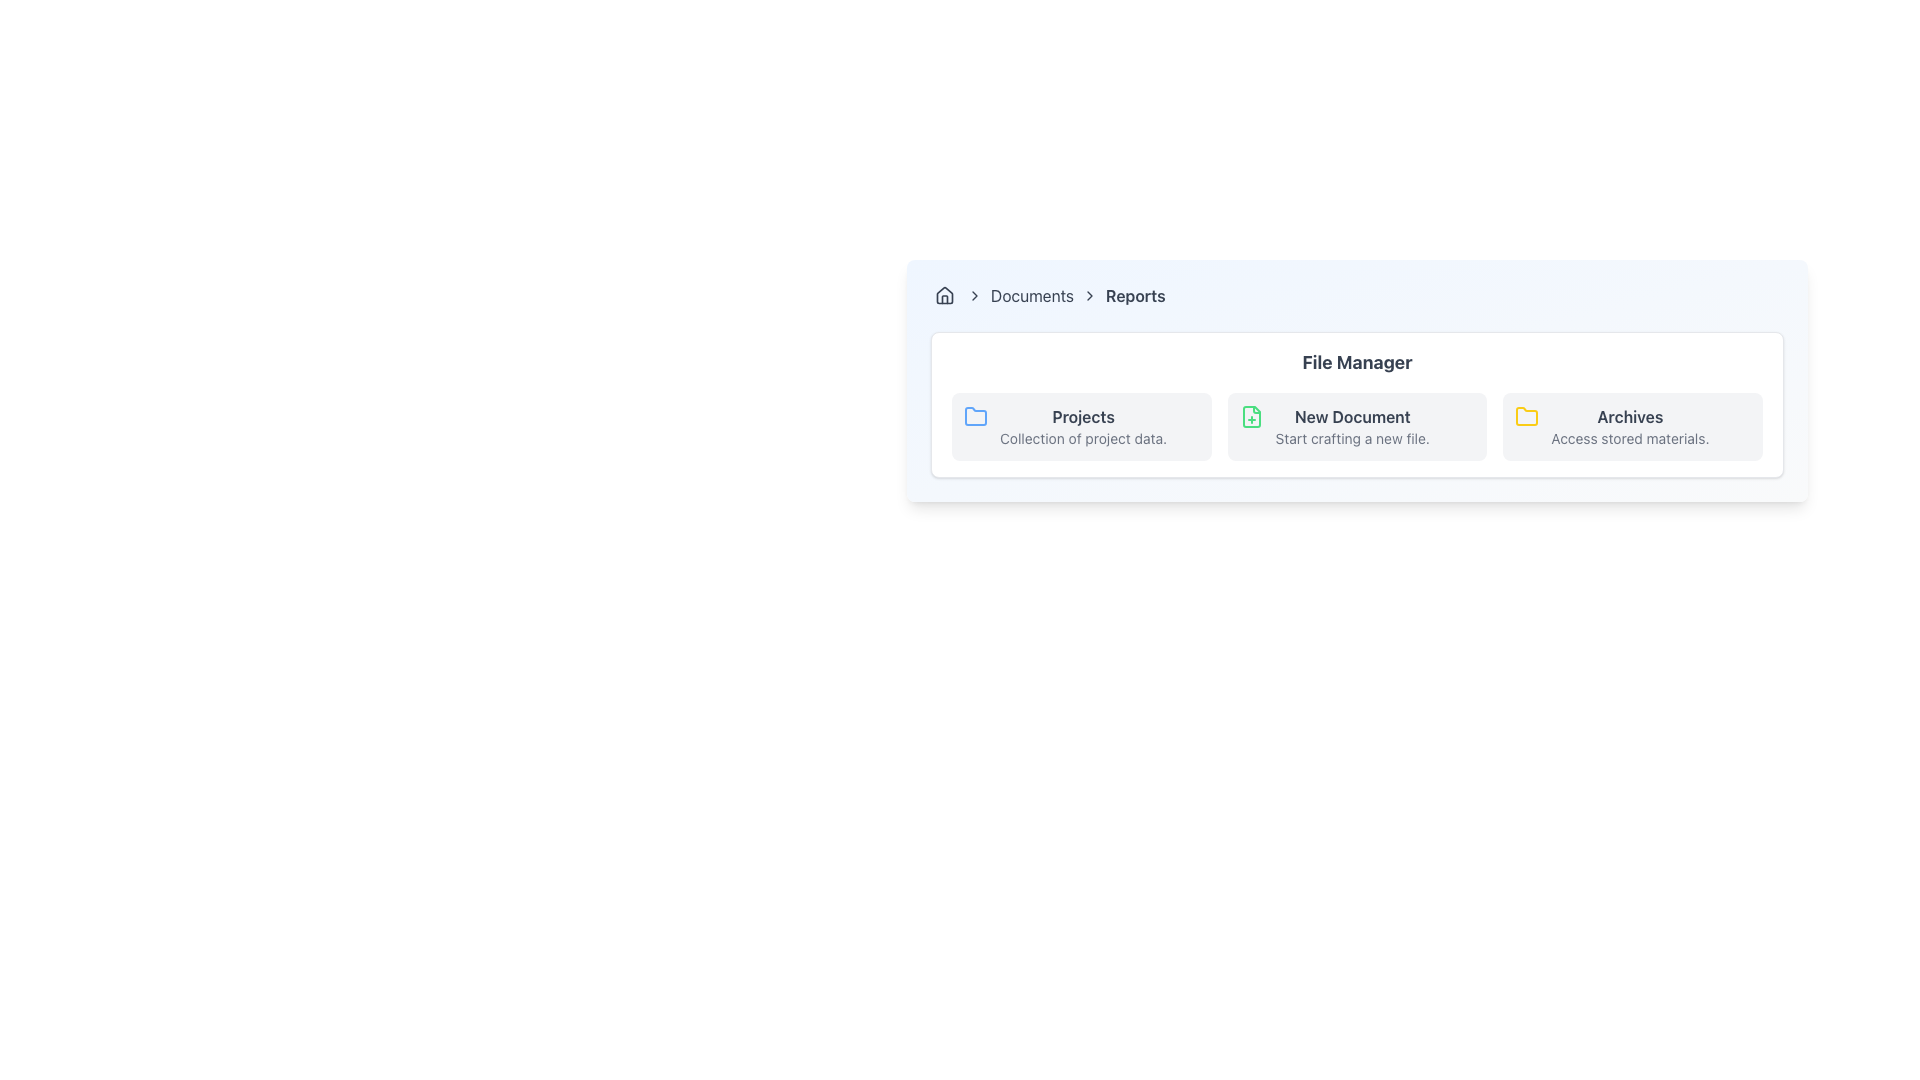  What do you see at coordinates (1082, 426) in the screenshot?
I see `the 'Projects' section title and description text block` at bounding box center [1082, 426].